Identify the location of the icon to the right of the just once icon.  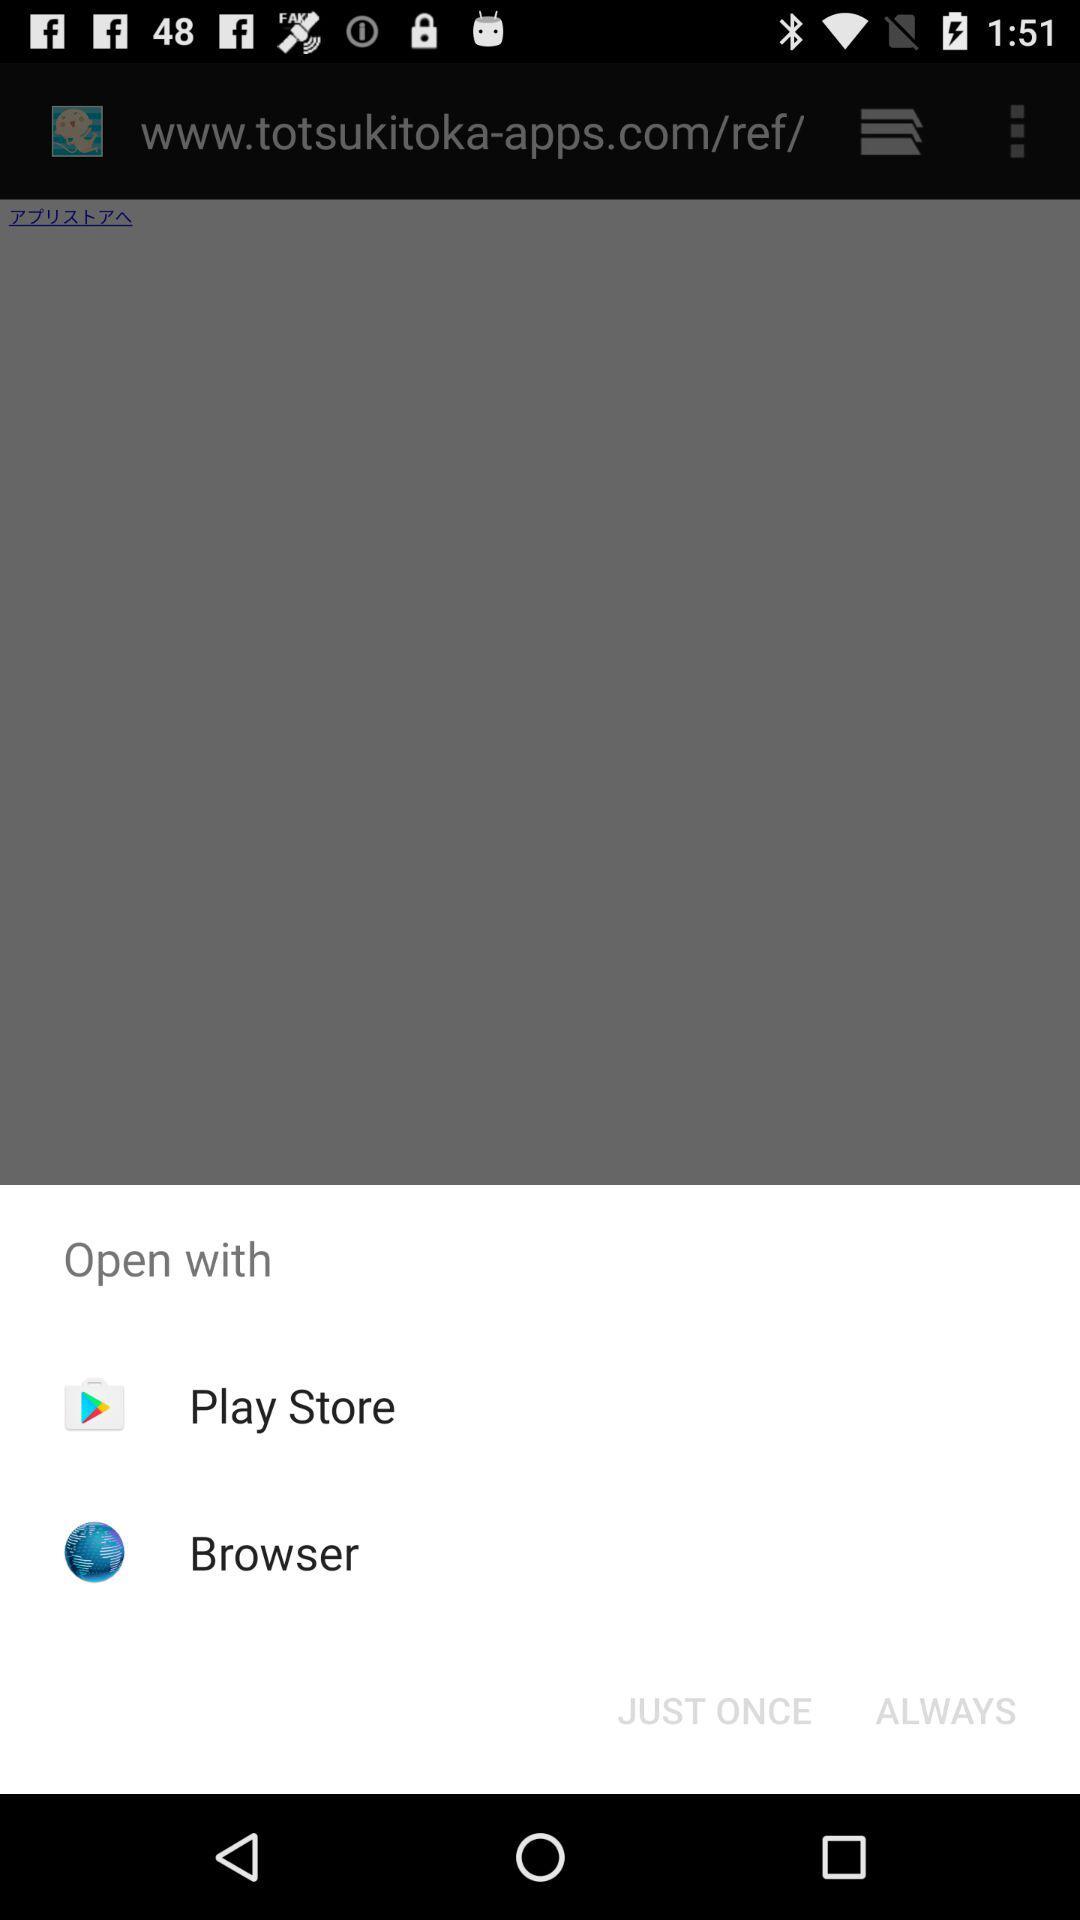
(945, 1708).